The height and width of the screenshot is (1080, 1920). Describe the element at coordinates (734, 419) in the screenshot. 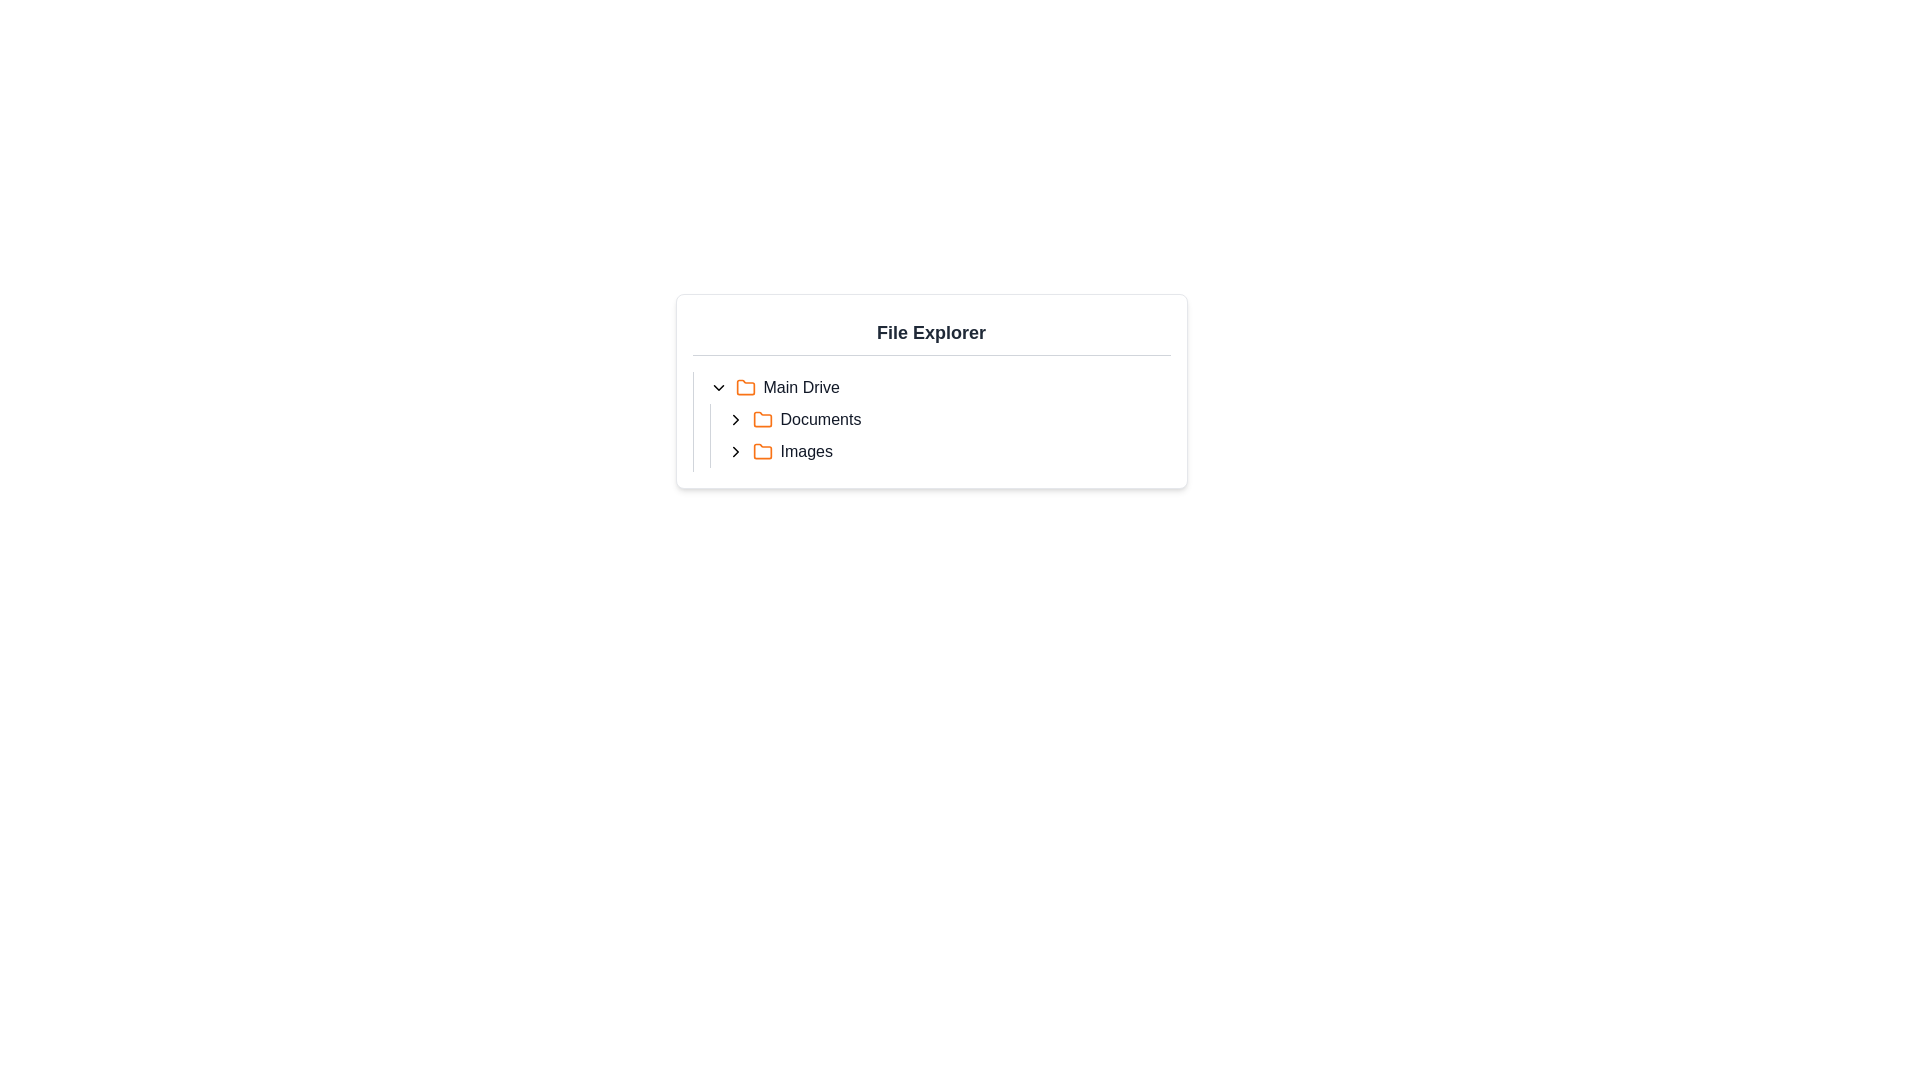

I see `the small right-facing chevron icon located before the 'Documents' text` at that location.